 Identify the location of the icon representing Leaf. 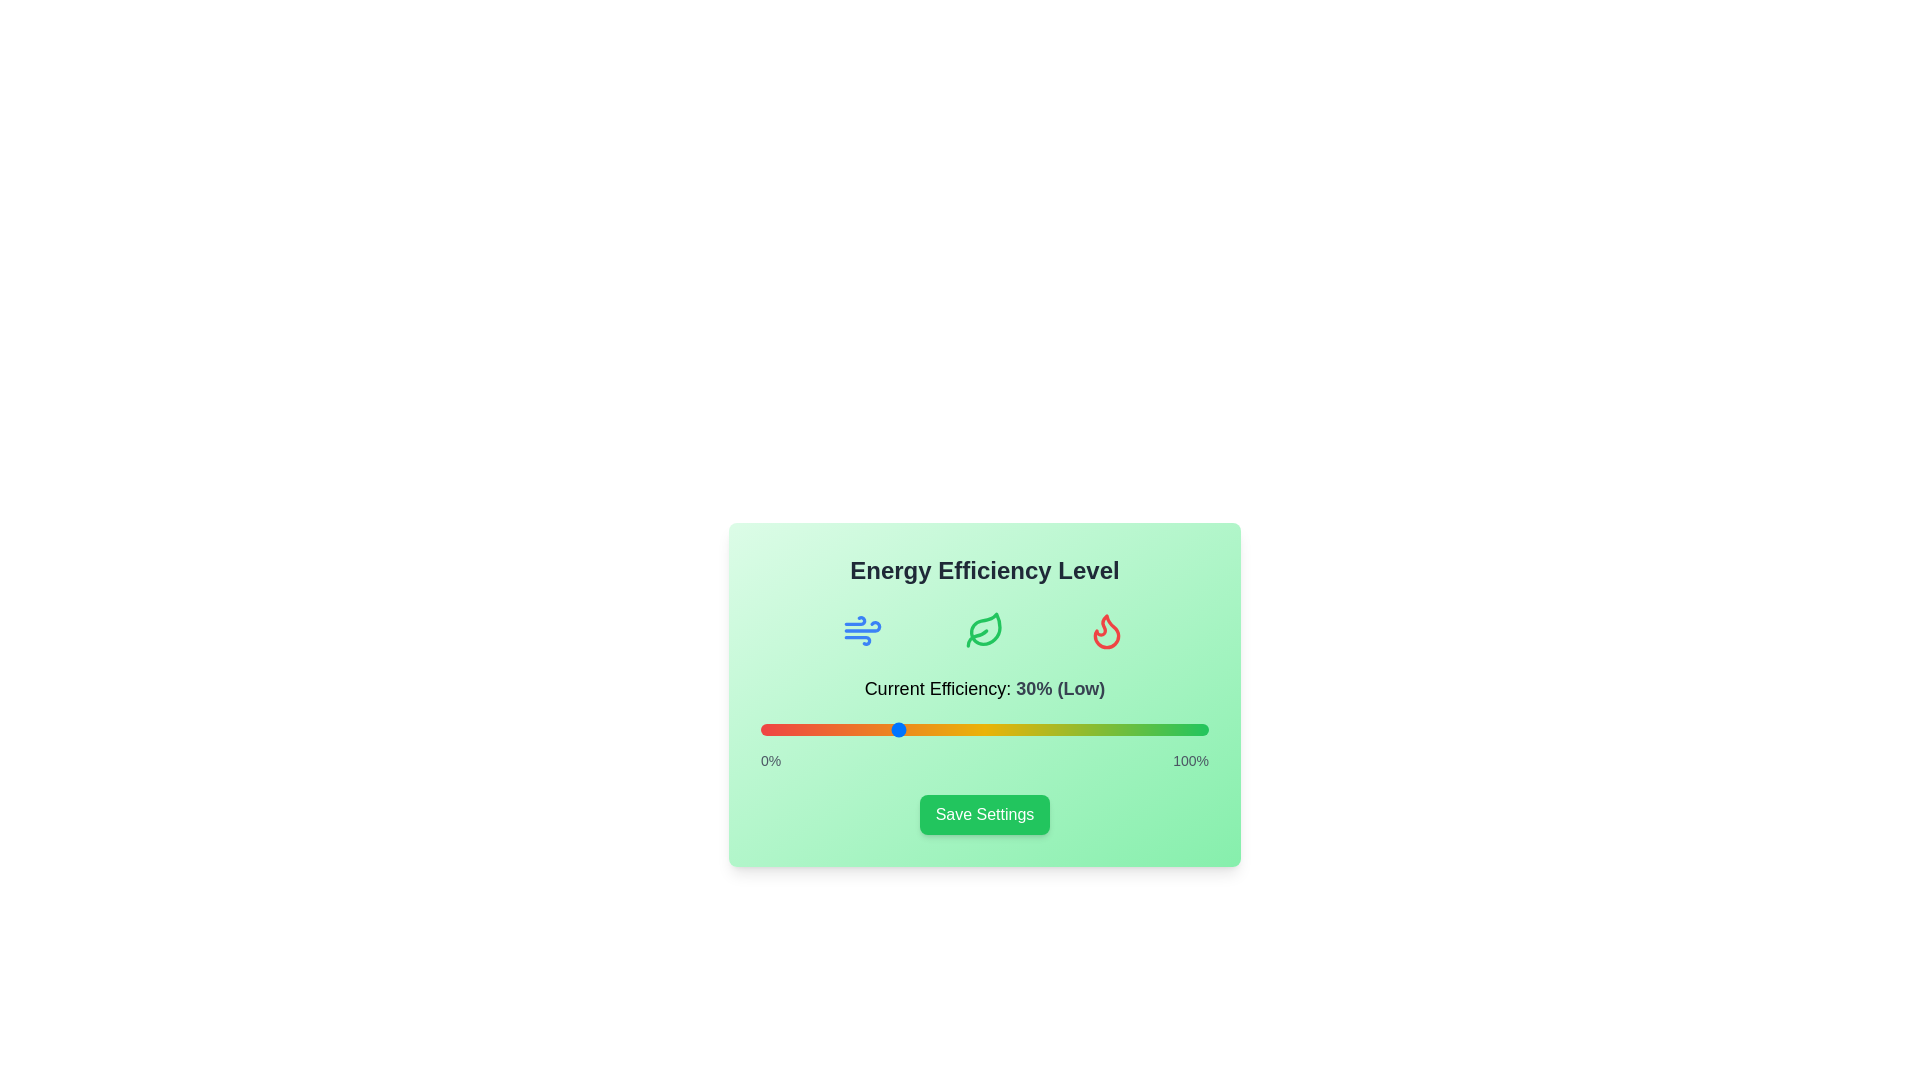
(984, 631).